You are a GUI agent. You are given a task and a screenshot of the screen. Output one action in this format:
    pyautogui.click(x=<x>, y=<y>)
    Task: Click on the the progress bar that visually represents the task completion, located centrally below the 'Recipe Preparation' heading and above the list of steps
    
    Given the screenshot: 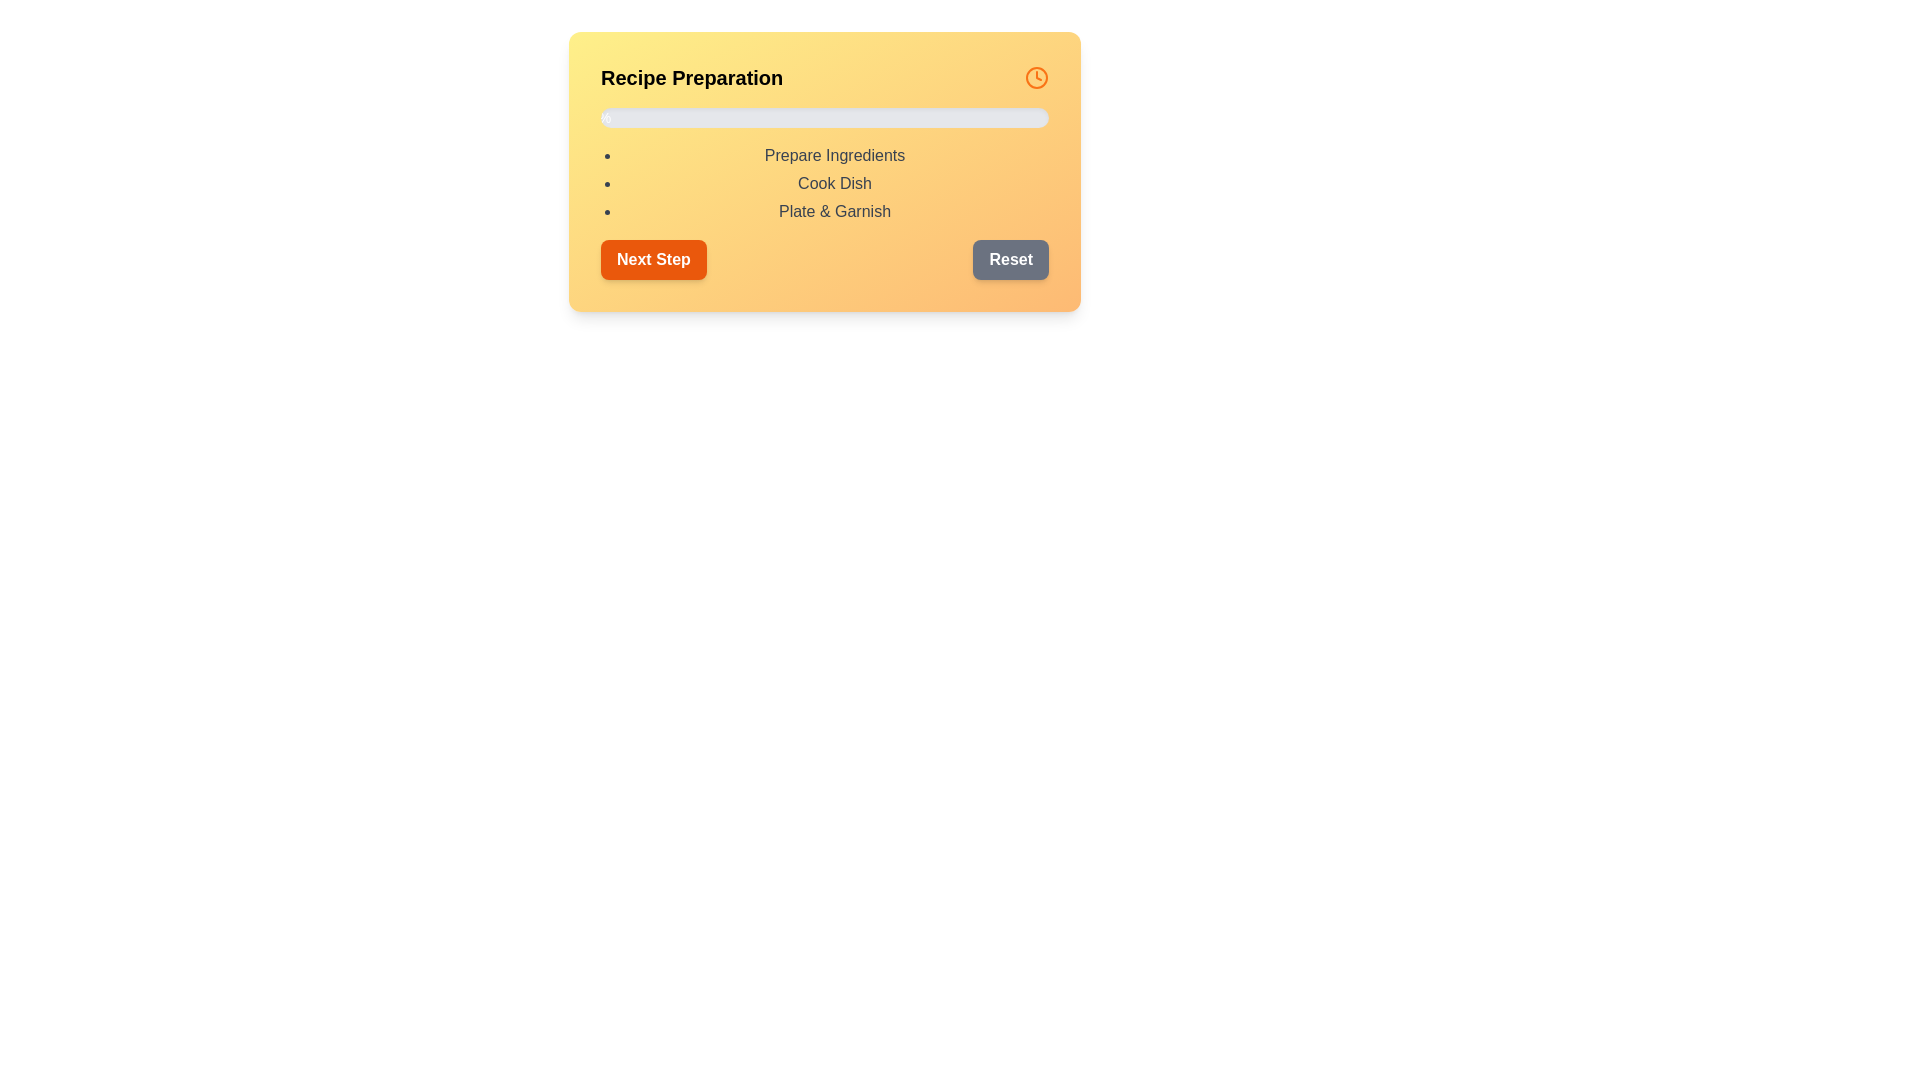 What is the action you would take?
    pyautogui.click(x=825, y=118)
    